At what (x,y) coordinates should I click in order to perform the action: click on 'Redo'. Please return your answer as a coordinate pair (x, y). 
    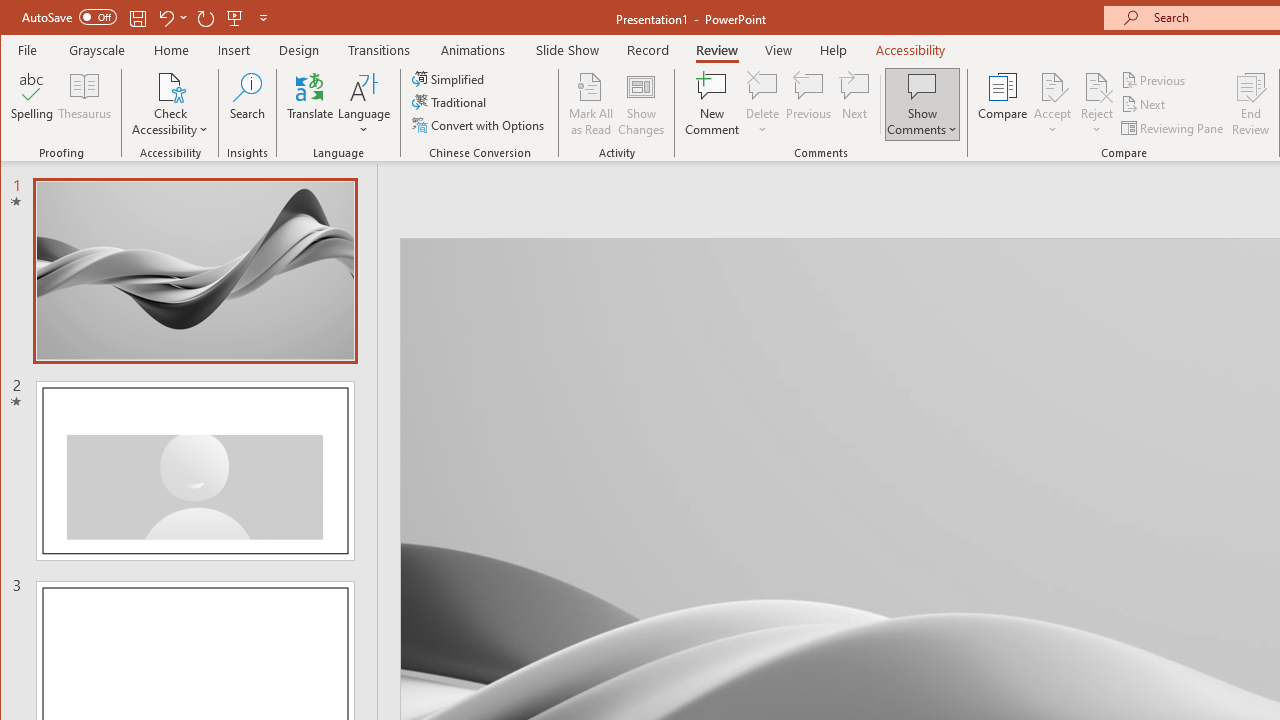
    Looking at the image, I should click on (206, 17).